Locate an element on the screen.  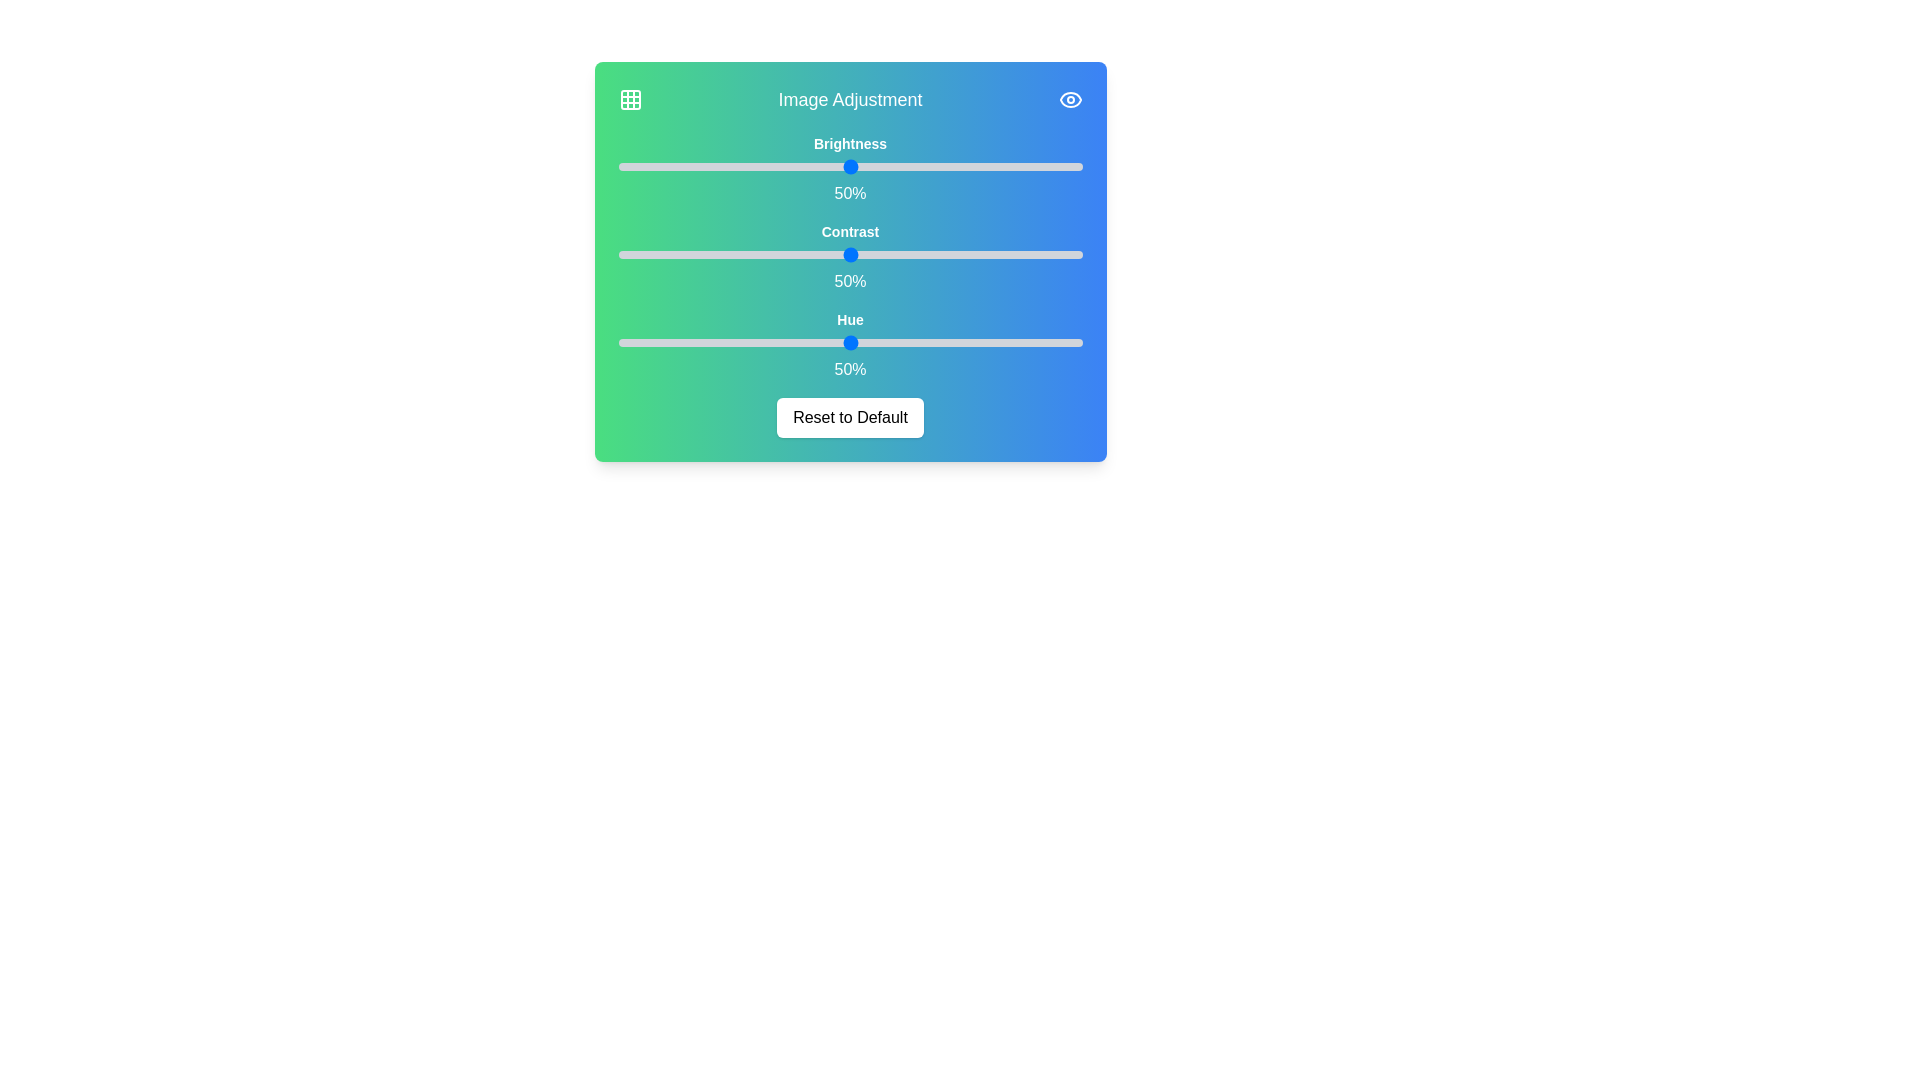
the 1 slider to 55% is located at coordinates (1104, 253).